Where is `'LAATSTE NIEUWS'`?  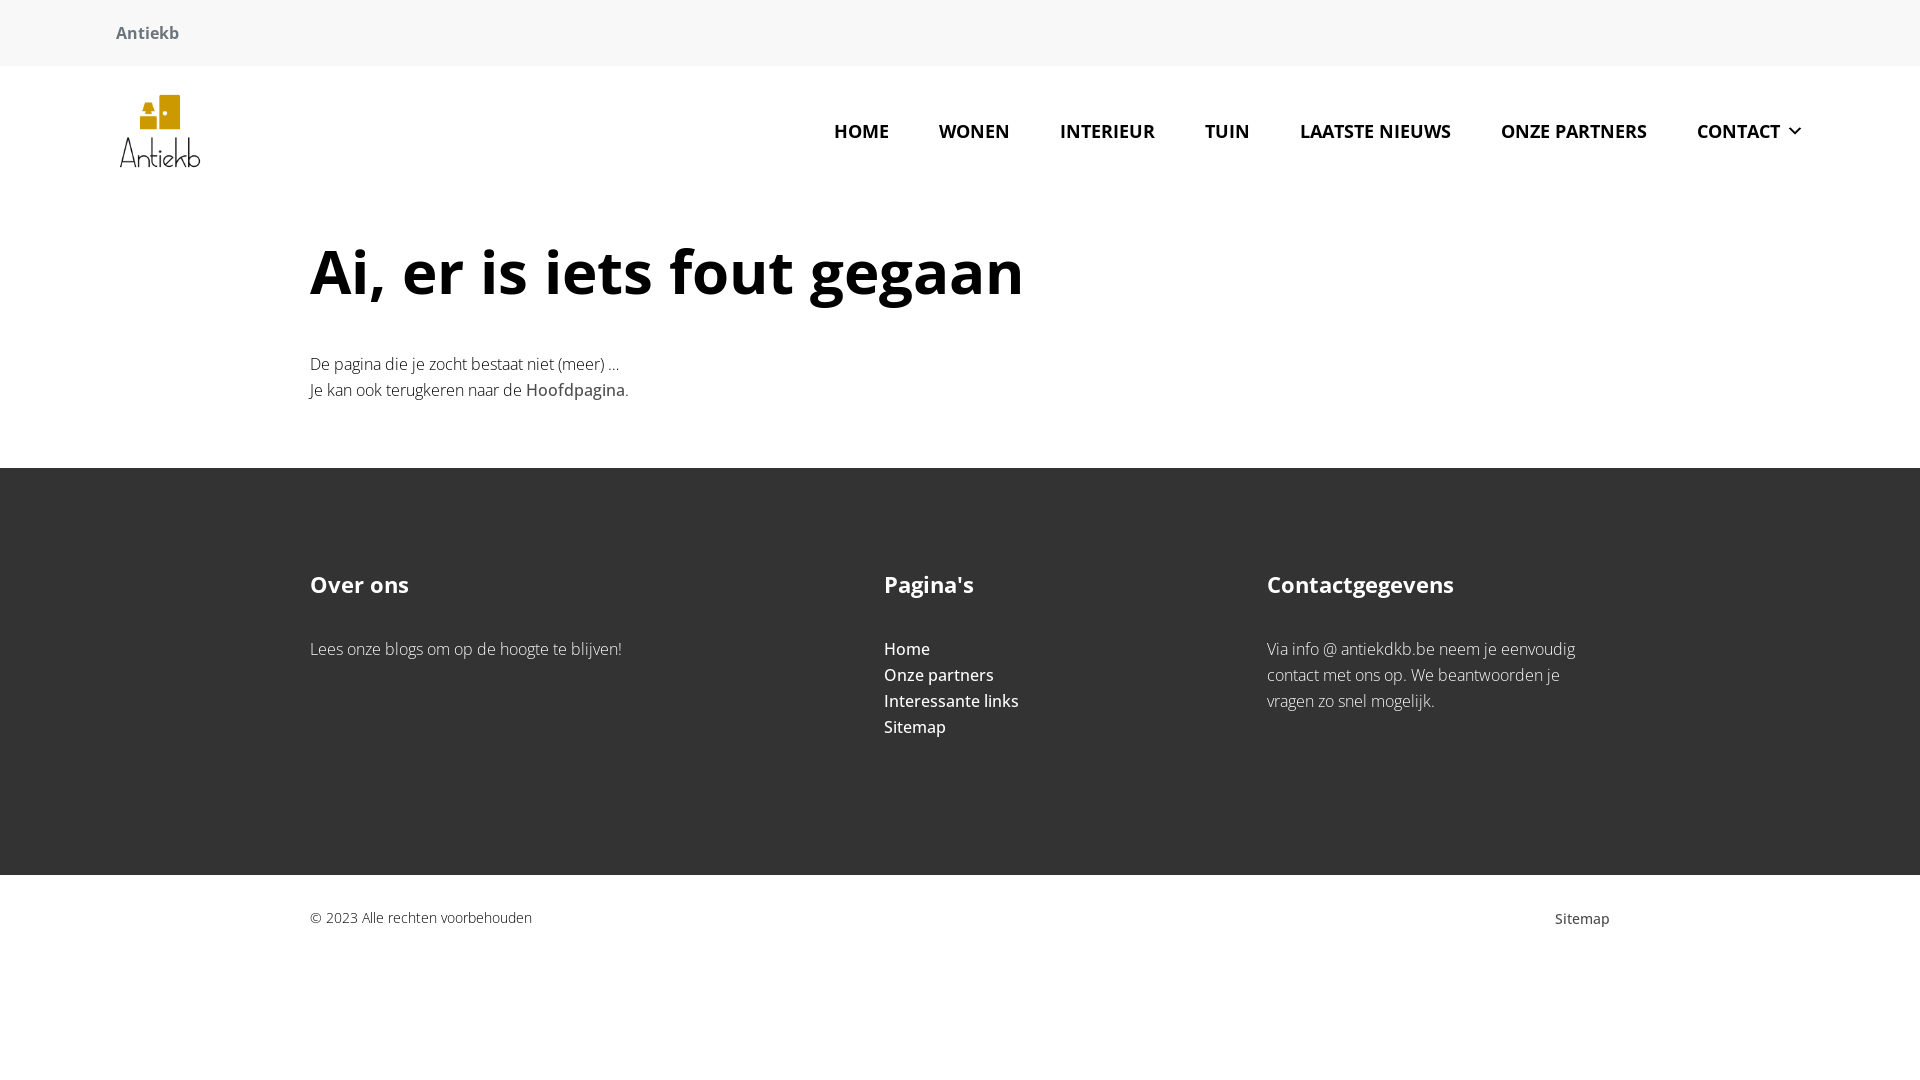
'LAATSTE NIEUWS' is located at coordinates (1374, 131).